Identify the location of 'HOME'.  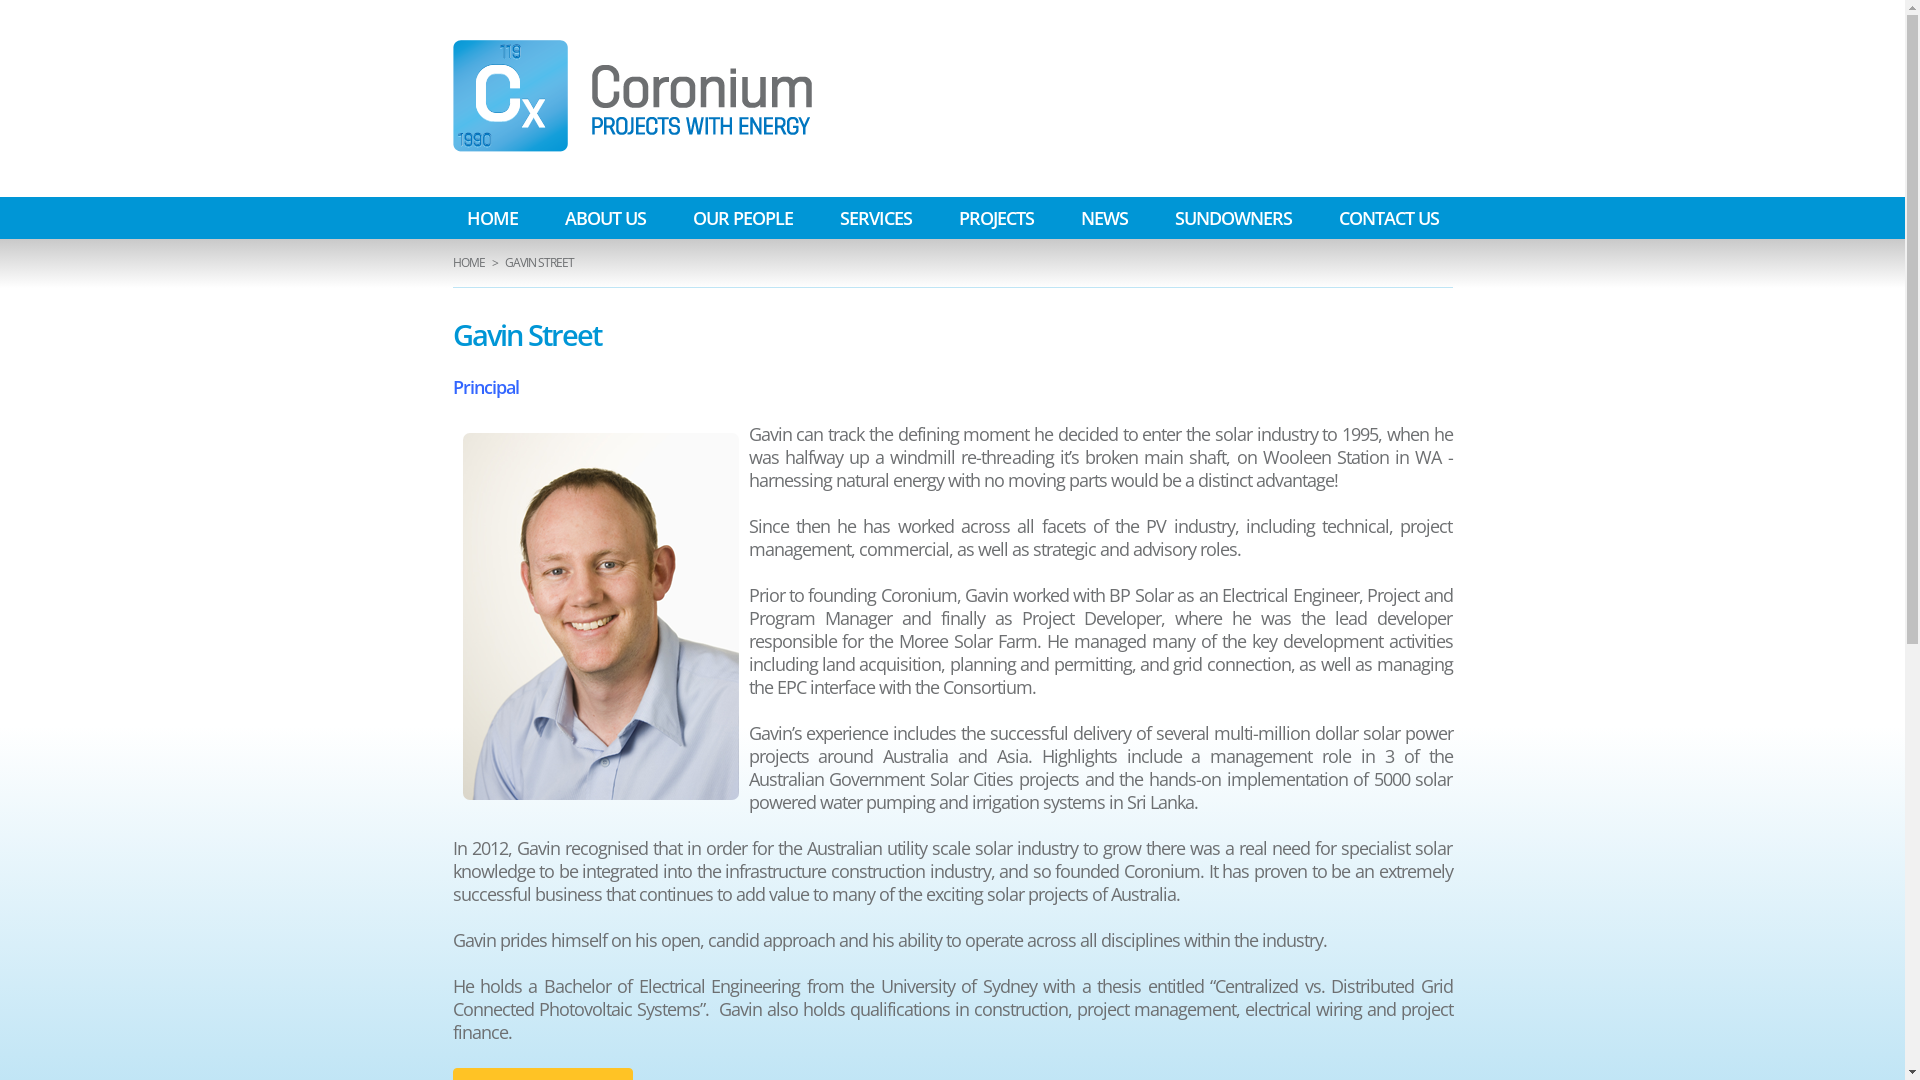
(466, 261).